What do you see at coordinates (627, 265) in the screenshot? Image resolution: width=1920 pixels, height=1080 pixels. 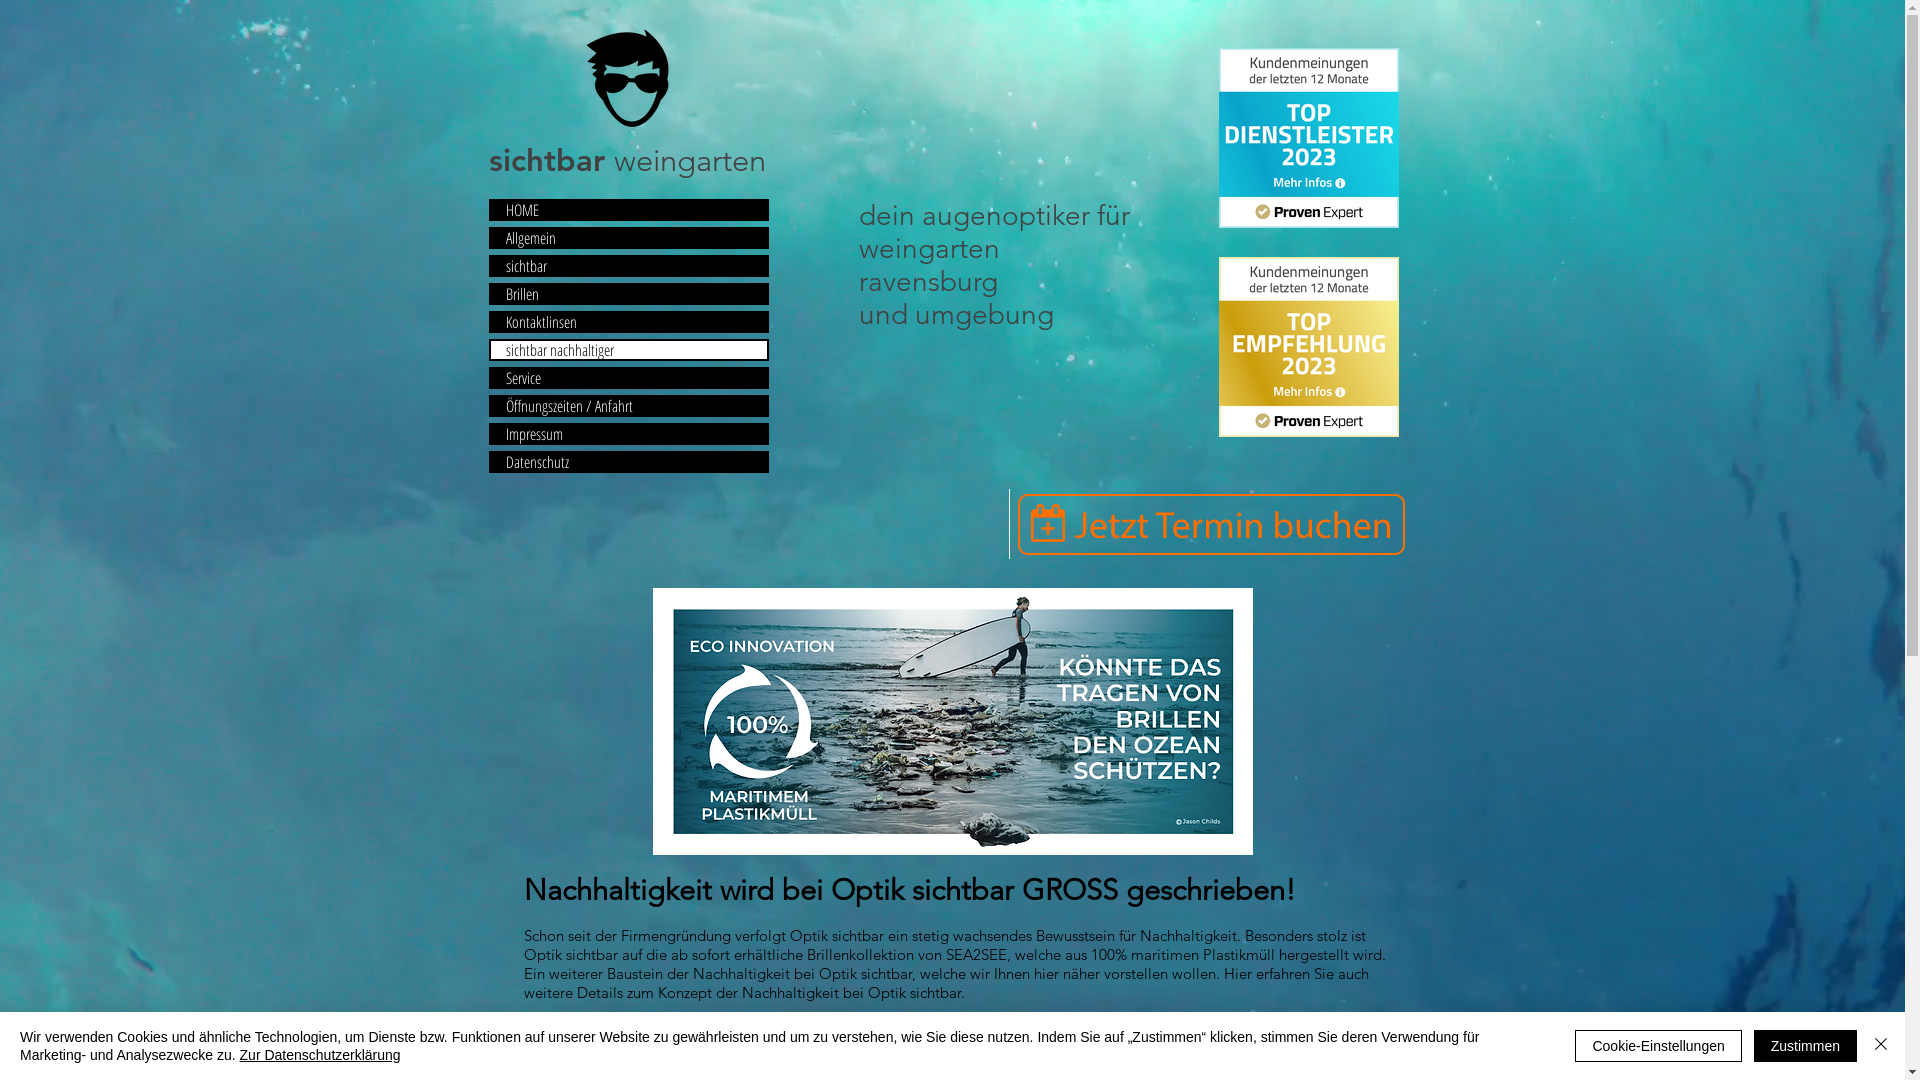 I see `'sichtbar'` at bounding box center [627, 265].